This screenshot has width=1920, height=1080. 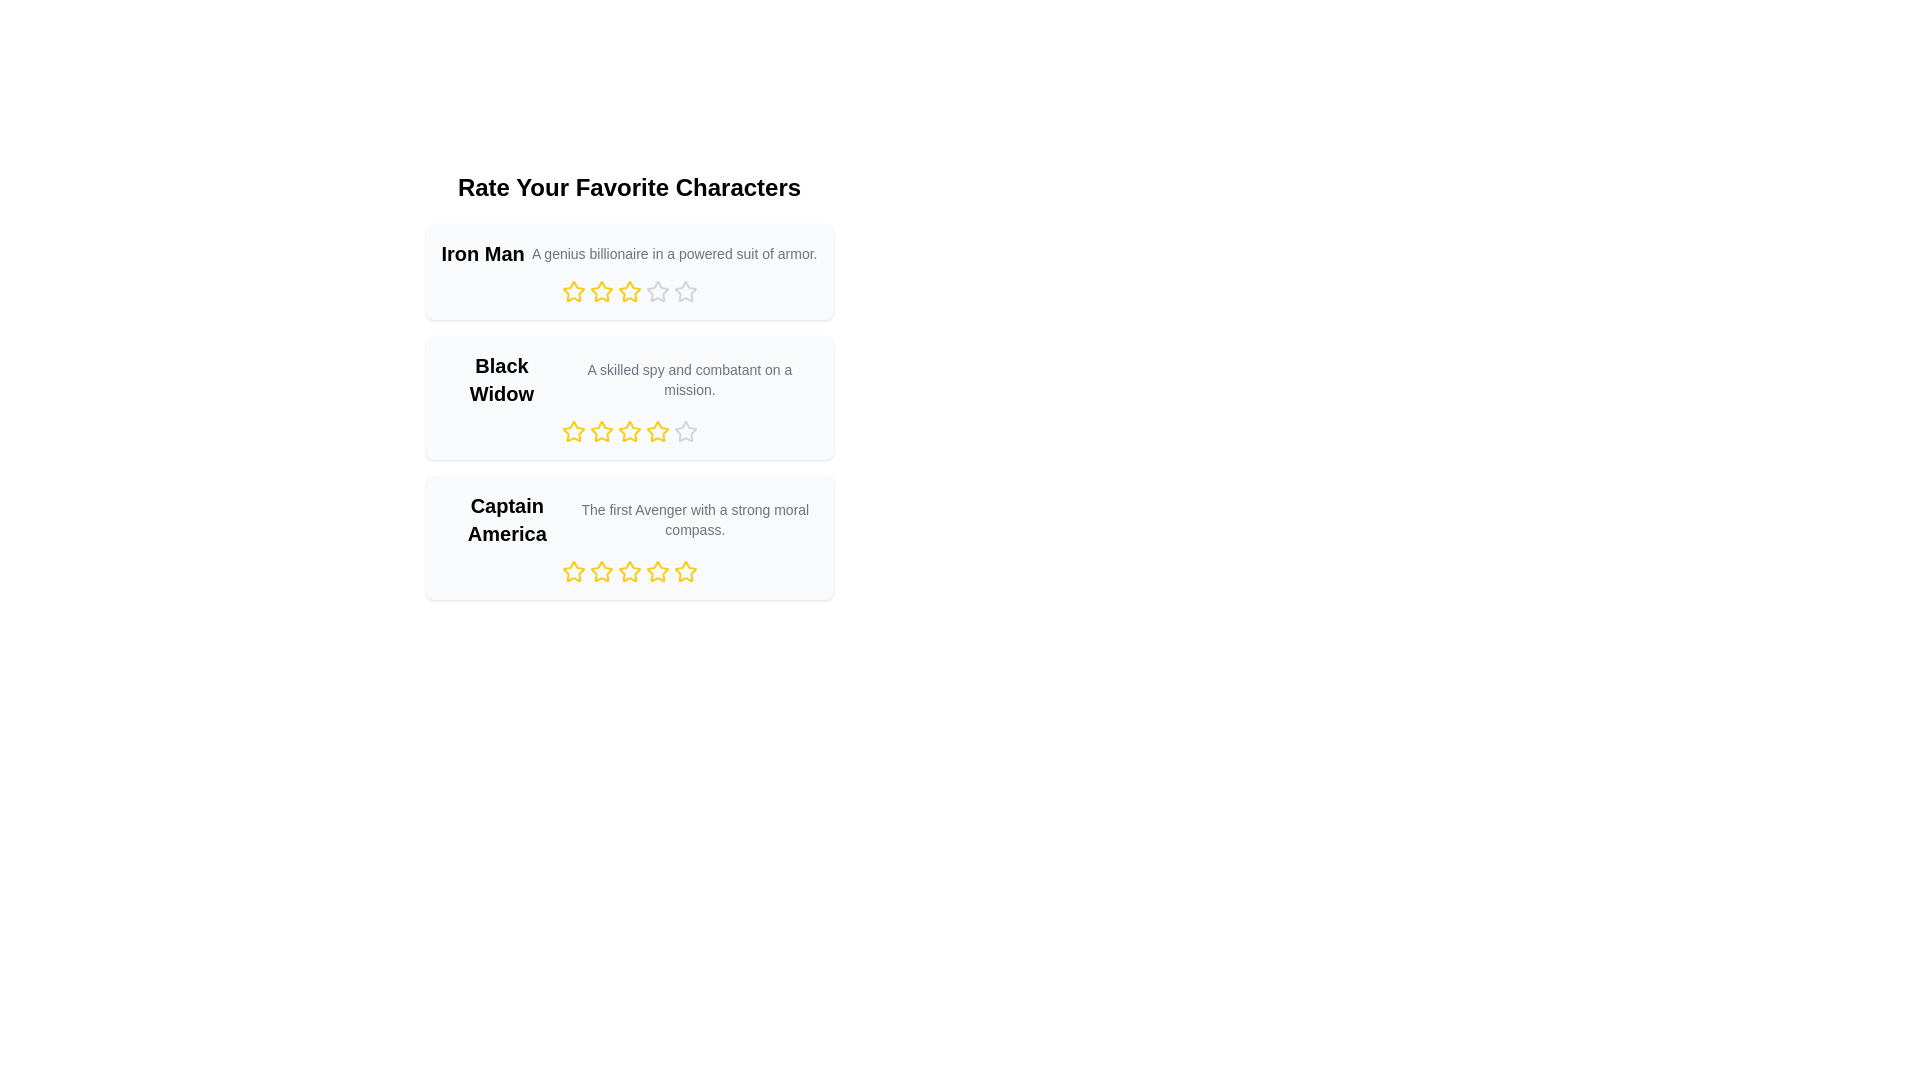 What do you see at coordinates (628, 253) in the screenshot?
I see `the text block containing the title 'Iron Man' and the description 'A genius billionaire in a powered suit of armor.' which is the first in the list of character descriptions` at bounding box center [628, 253].